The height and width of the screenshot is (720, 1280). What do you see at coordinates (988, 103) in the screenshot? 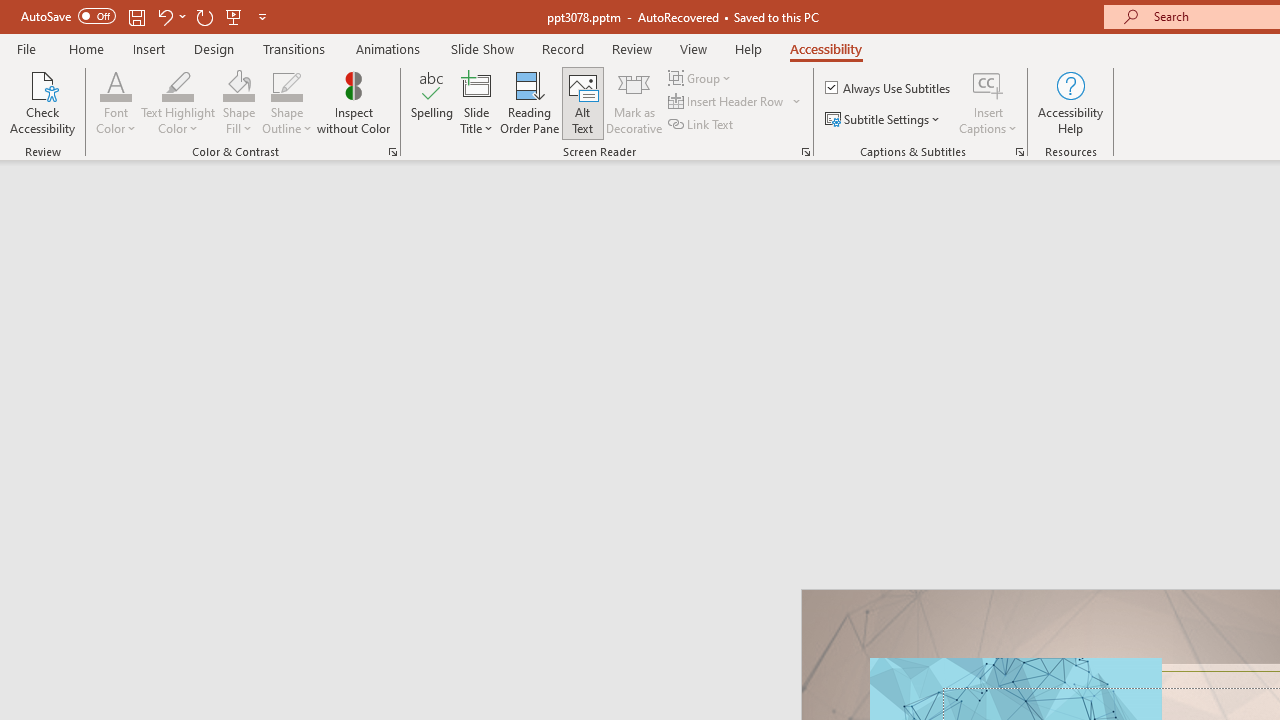
I see `'Insert Captions'` at bounding box center [988, 103].